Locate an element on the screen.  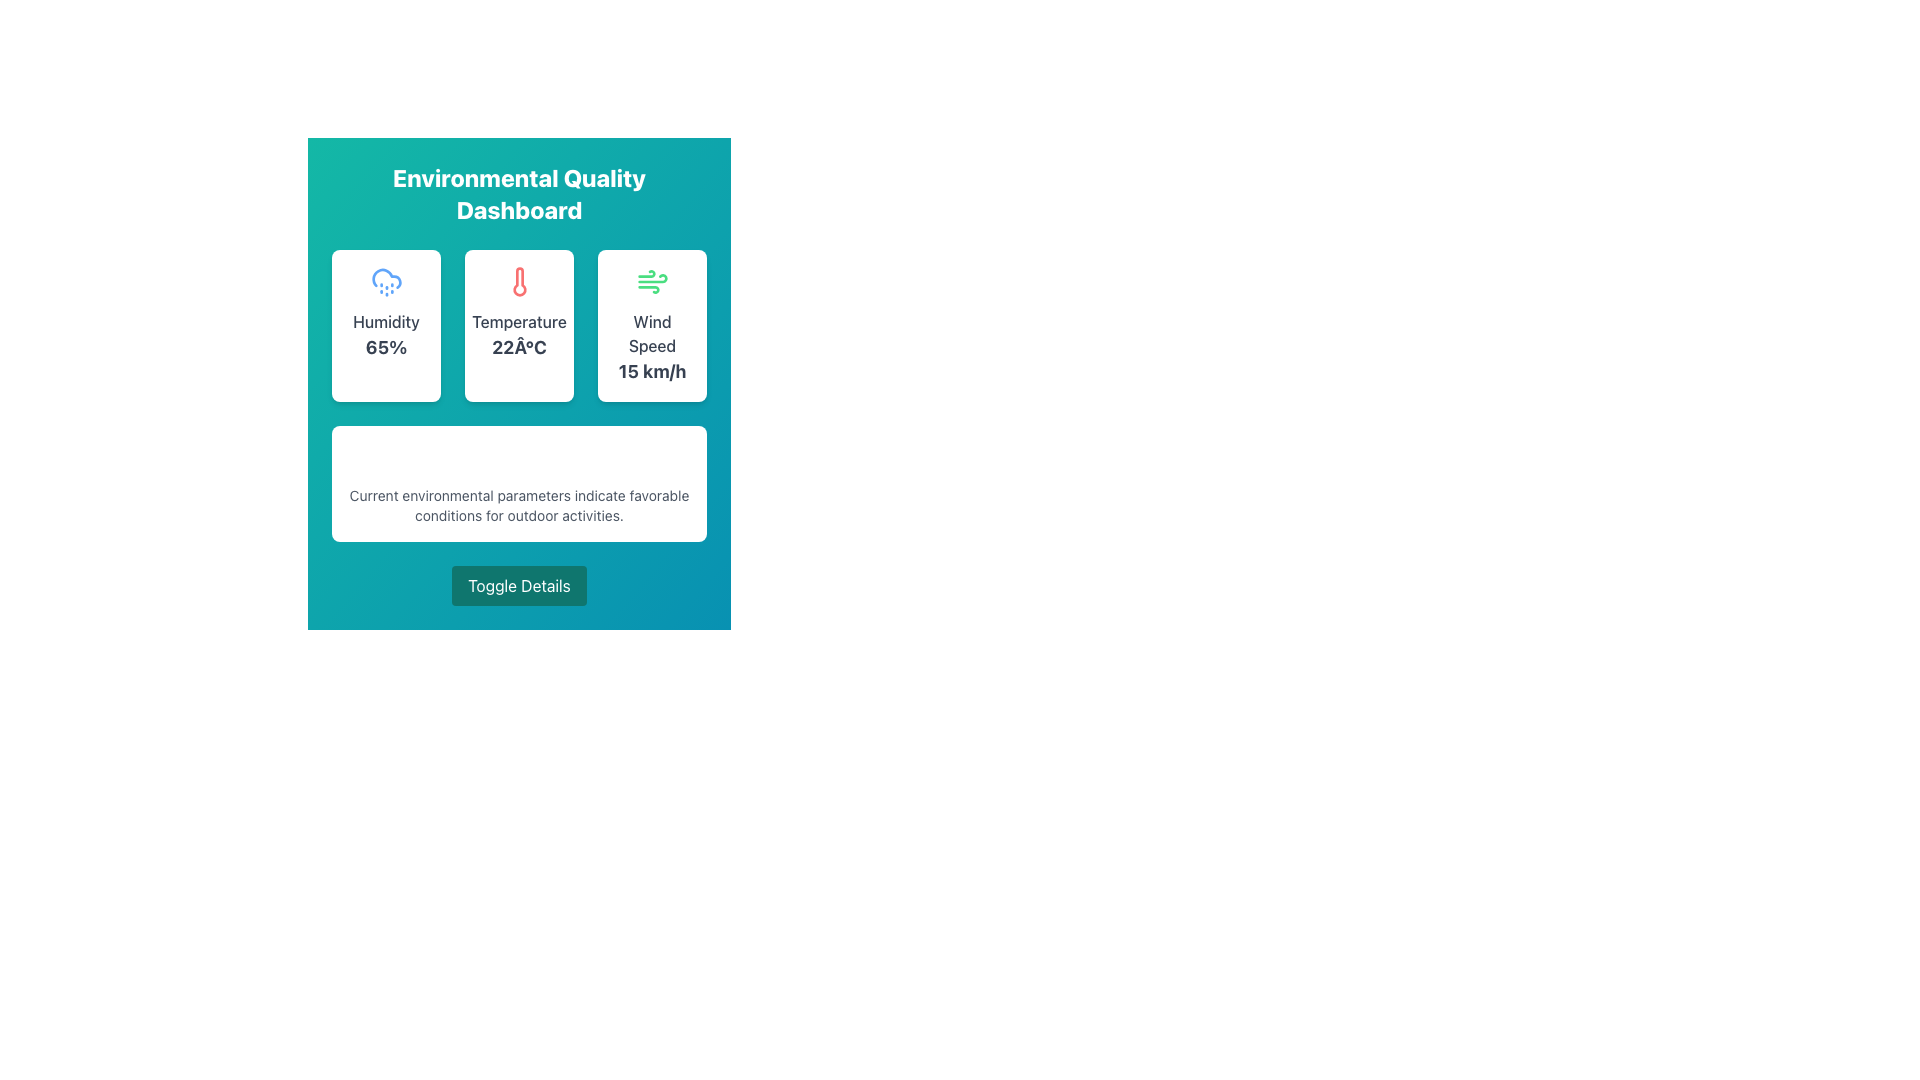
the Informative Text Block that displays current environmental conditions, titled 'Details', which is centrally located below the metrics and above the 'Toggle Details' button is located at coordinates (519, 483).